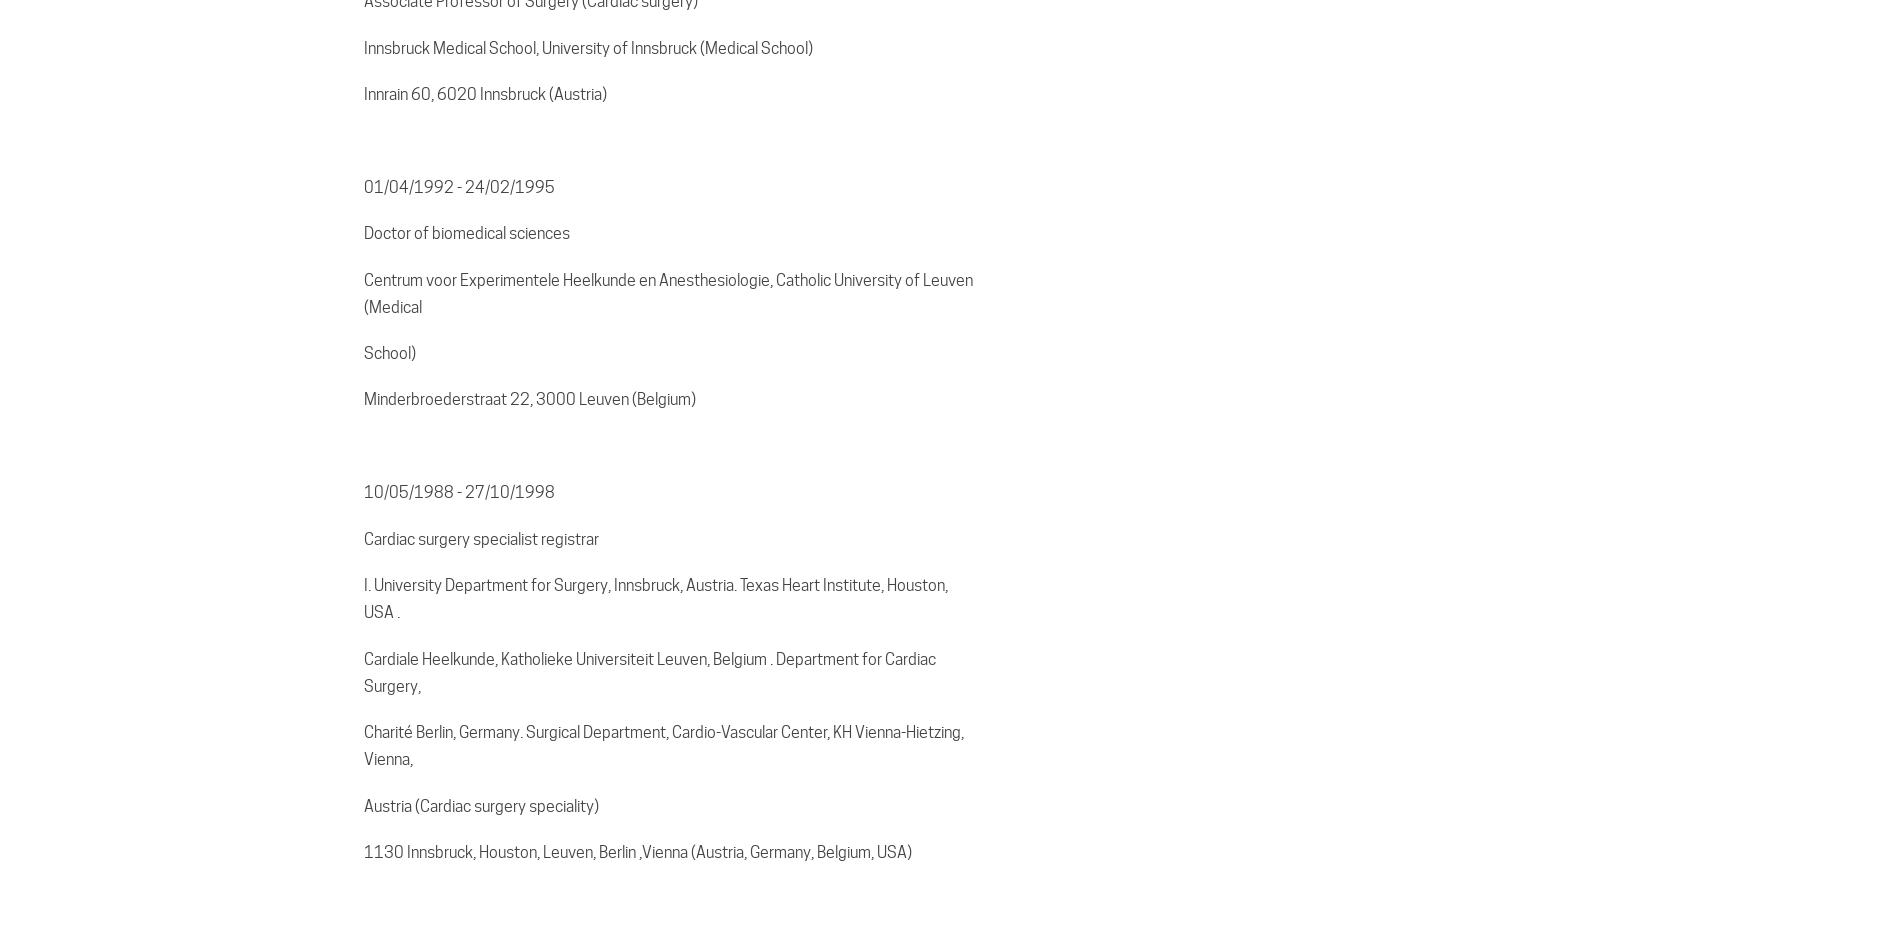  I want to click on 'School)', so click(389, 352).